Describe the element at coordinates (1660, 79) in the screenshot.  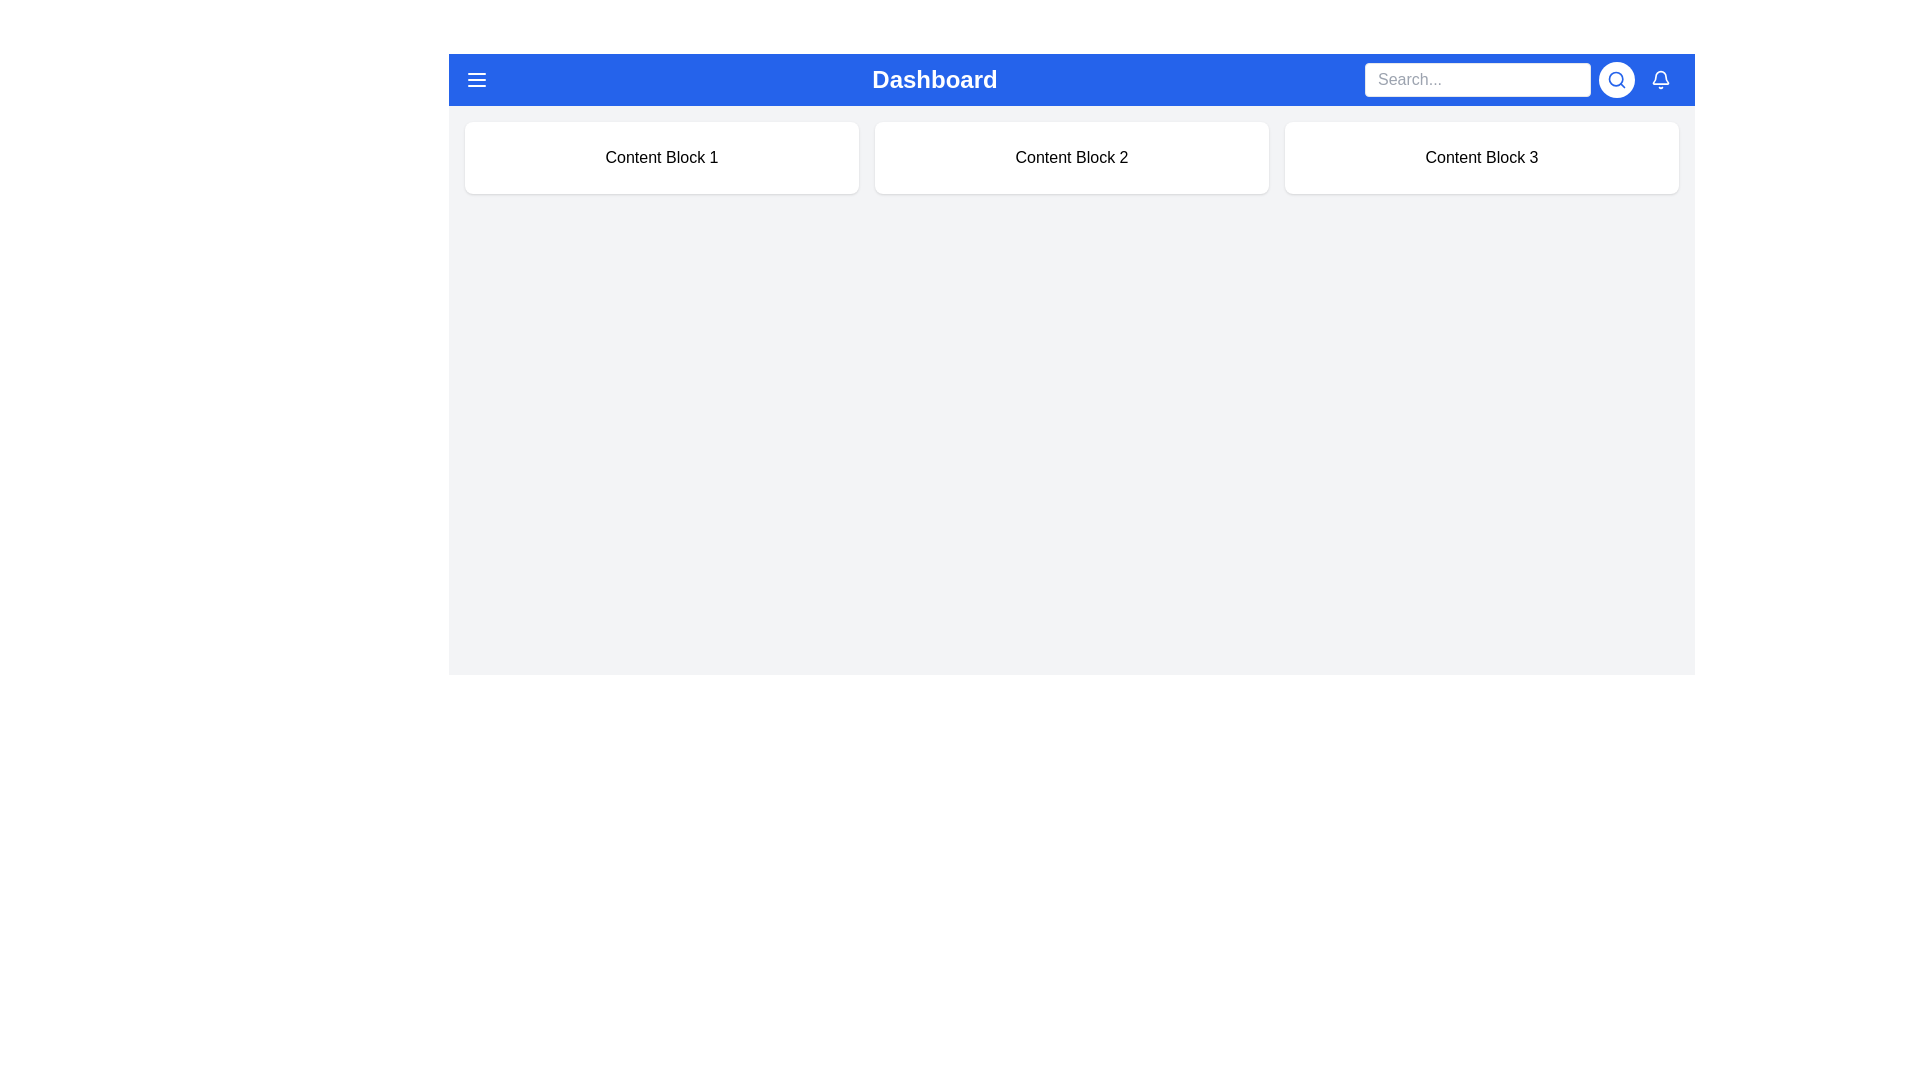
I see `the bell-shaped notification icon located in the top-right corner of the navigation header, adjacent to the search icon` at that location.